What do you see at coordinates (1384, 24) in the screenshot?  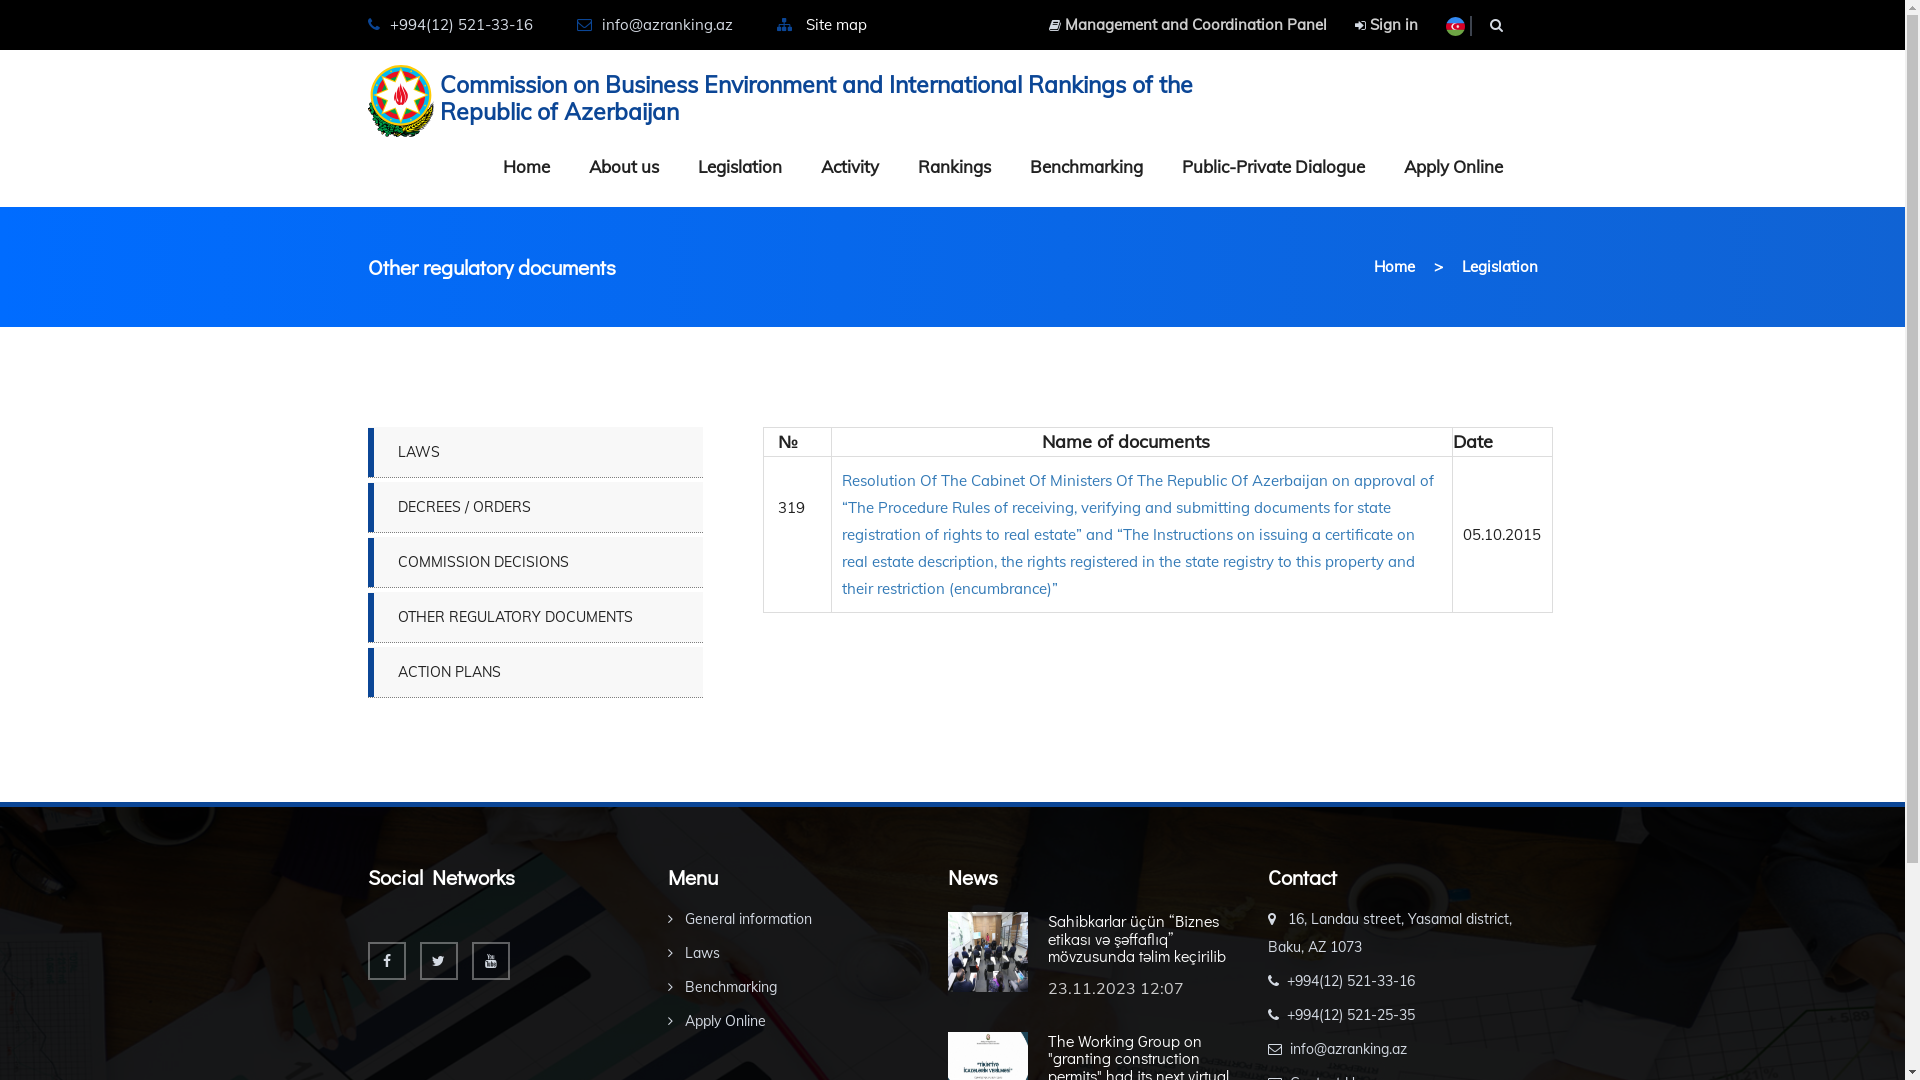 I see `'Sign in'` at bounding box center [1384, 24].